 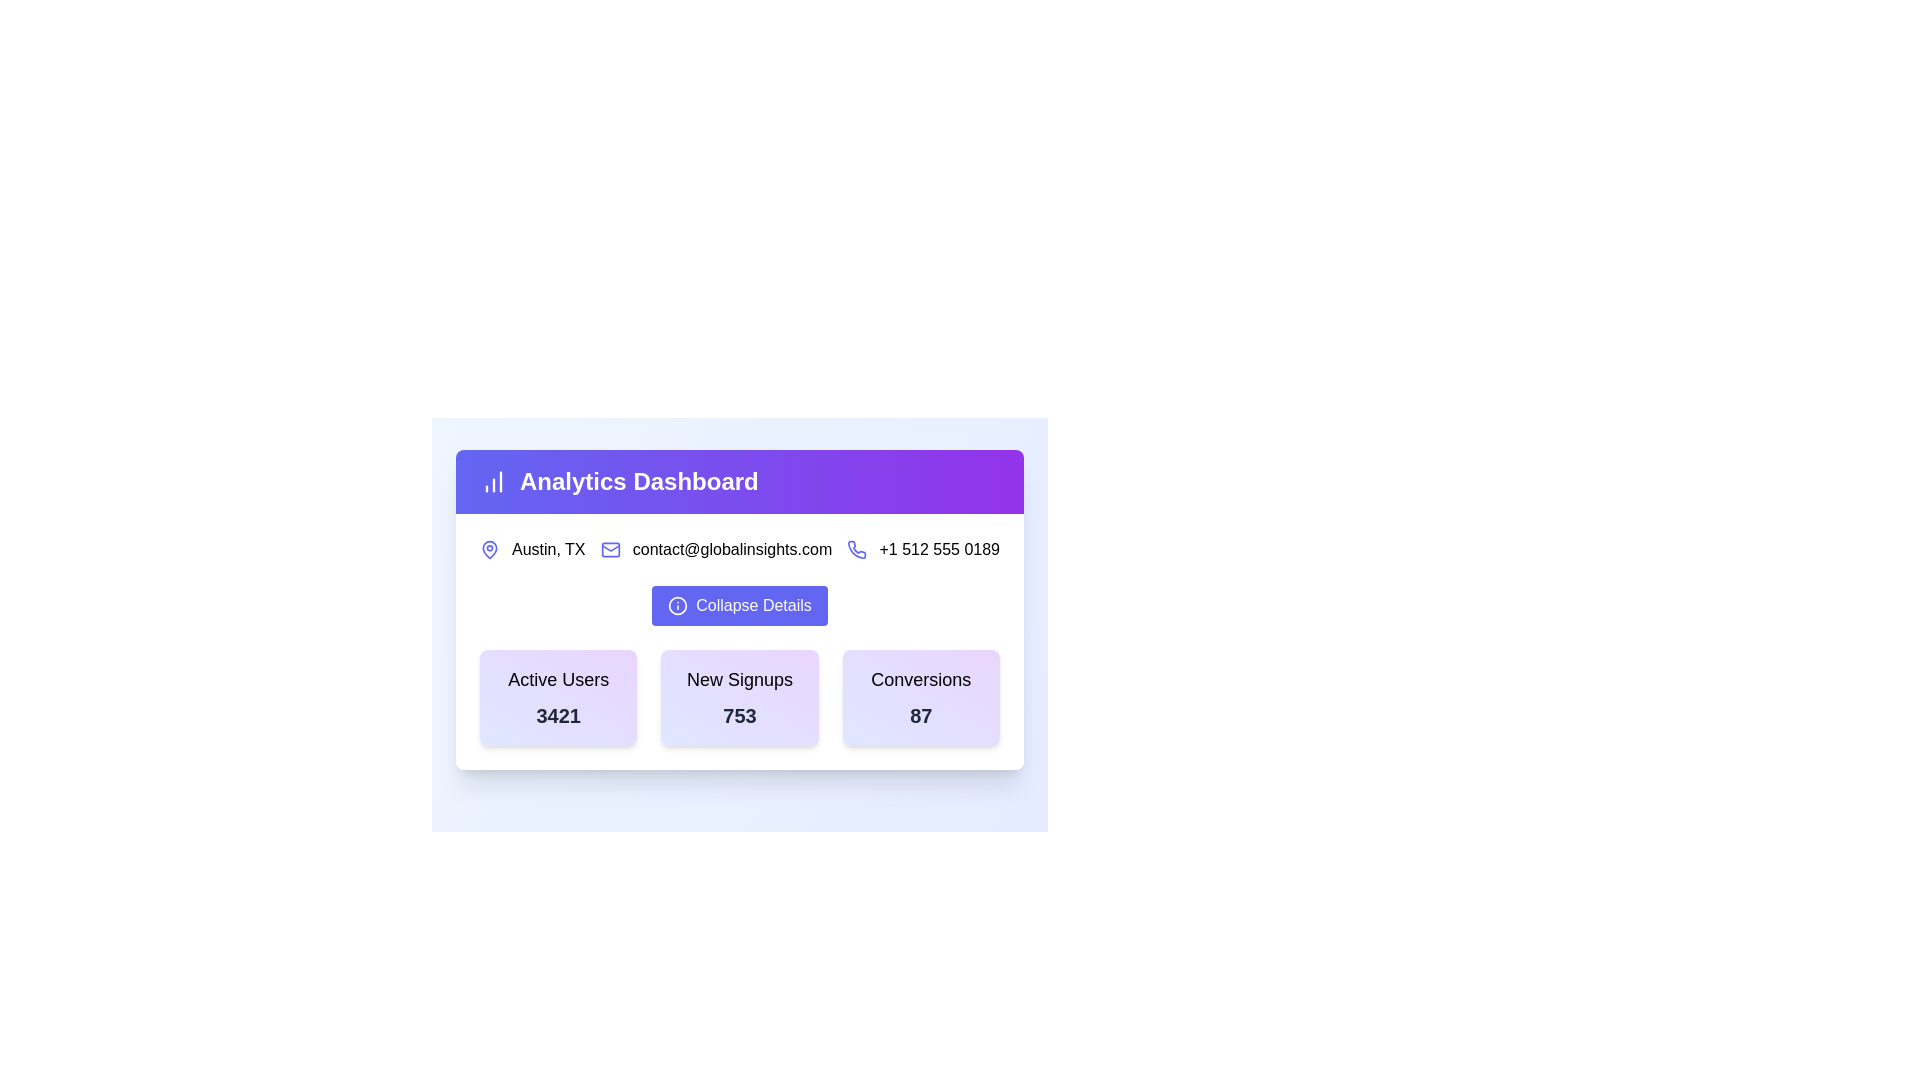 I want to click on the Information display panel located below the 'Analytics Dashboard' header and above the 'Collapse Details' button, which contains location, email address, and phone number information, so click(x=738, y=550).